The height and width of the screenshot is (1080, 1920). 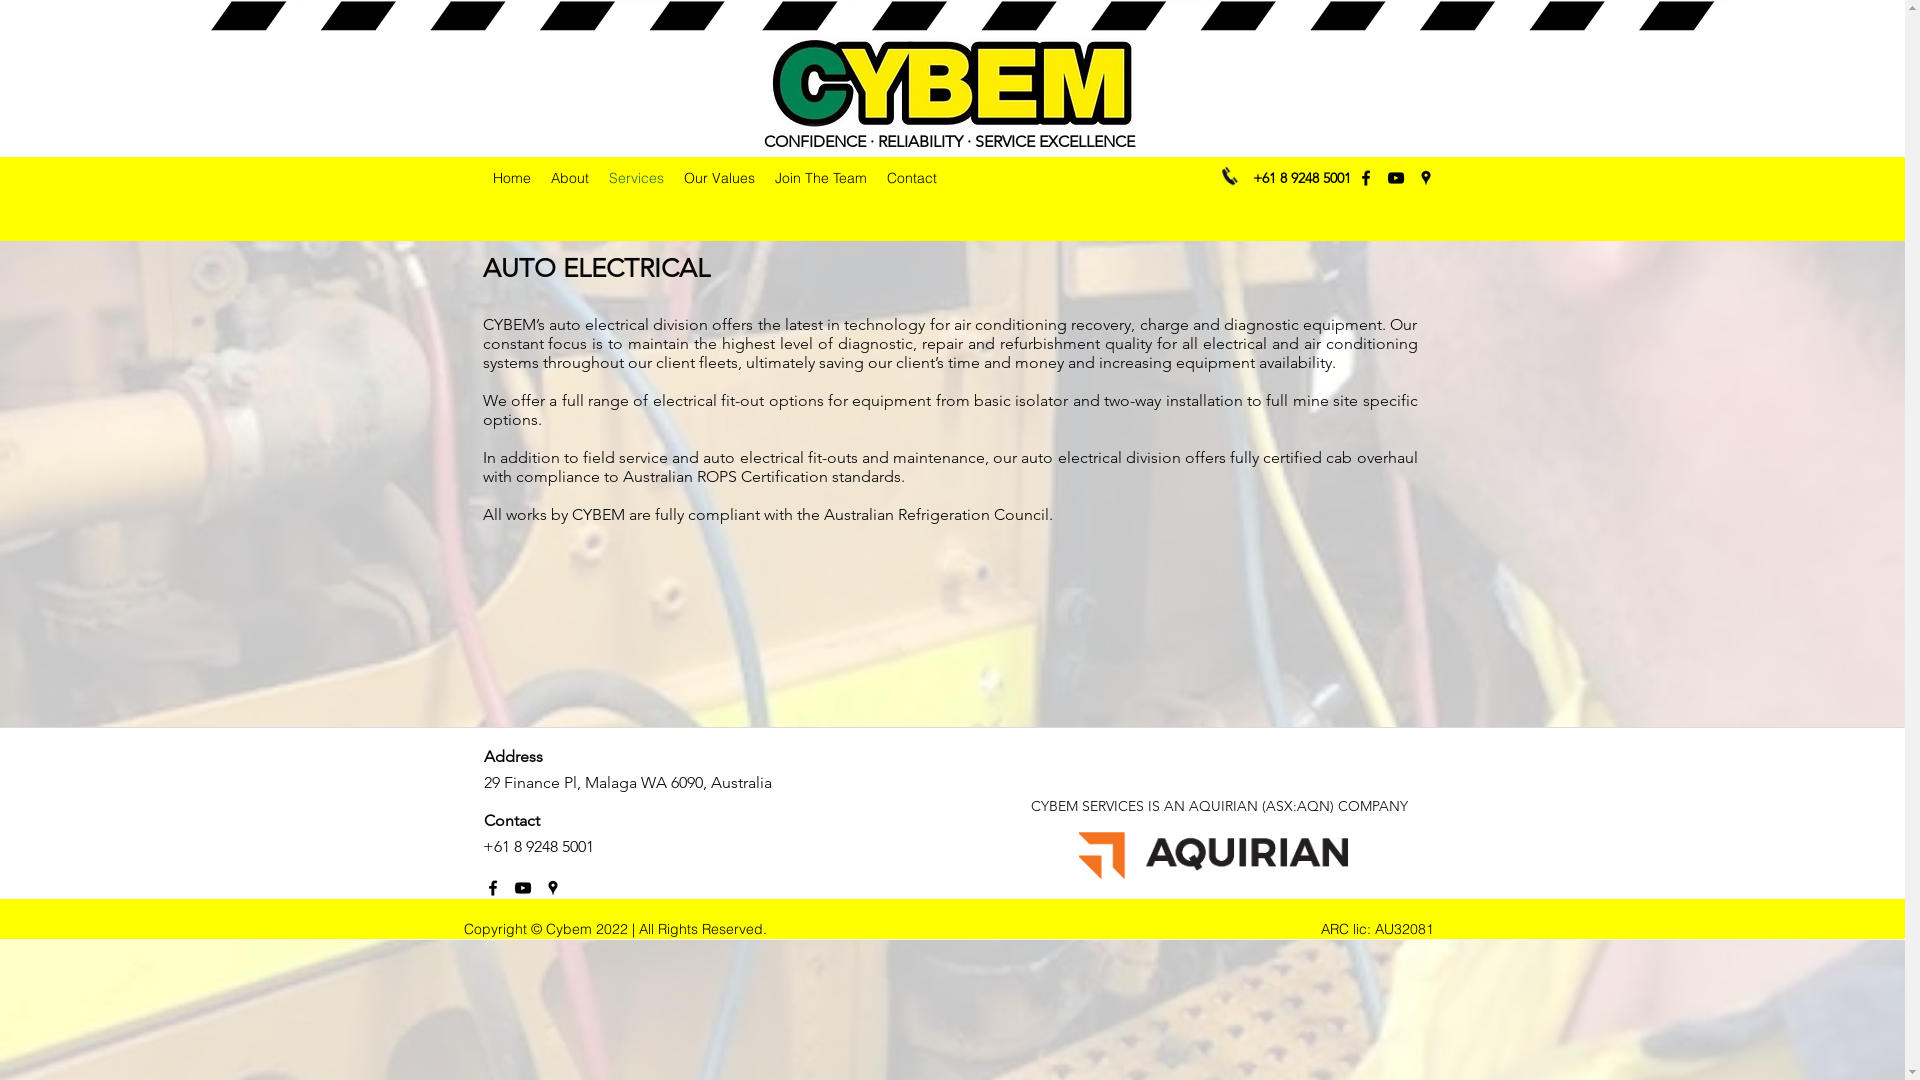 I want to click on 'Home', so click(x=510, y=176).